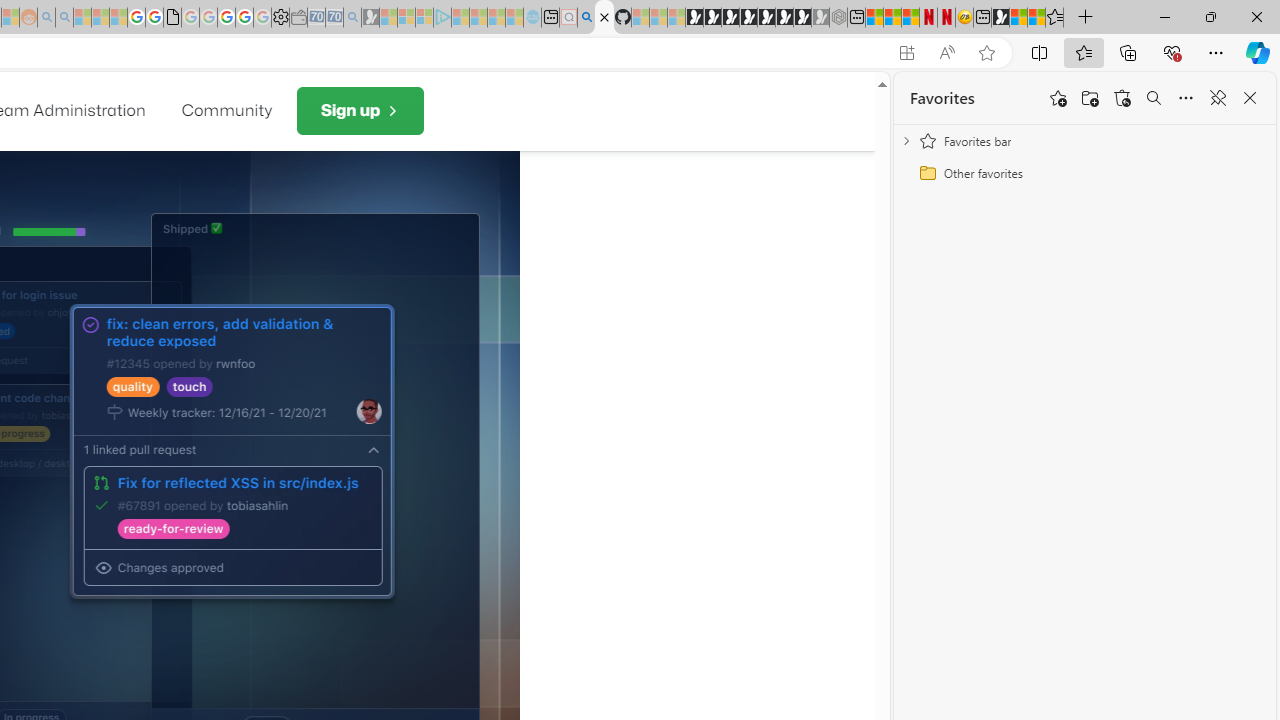 The width and height of the screenshot is (1280, 720). I want to click on 'New Tab', so click(1085, 17).